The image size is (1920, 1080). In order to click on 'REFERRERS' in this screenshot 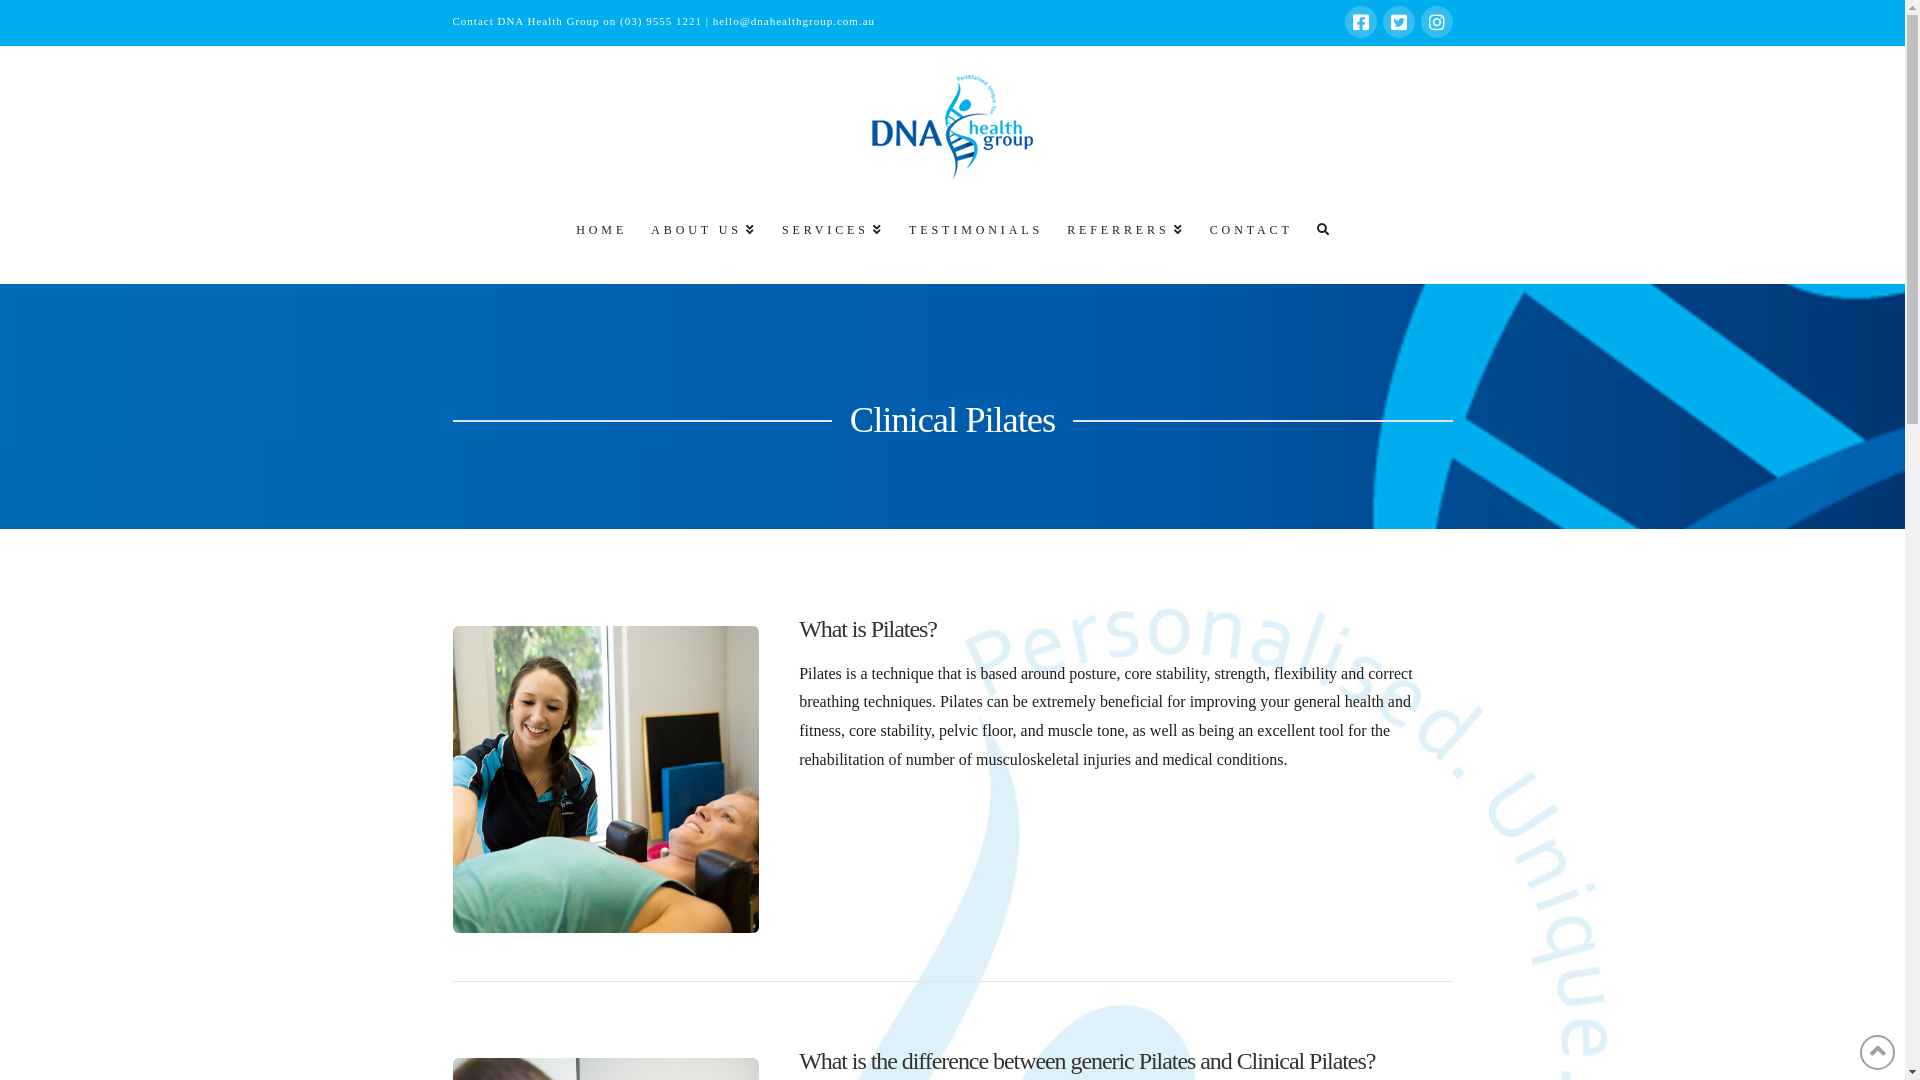, I will do `click(1124, 238)`.